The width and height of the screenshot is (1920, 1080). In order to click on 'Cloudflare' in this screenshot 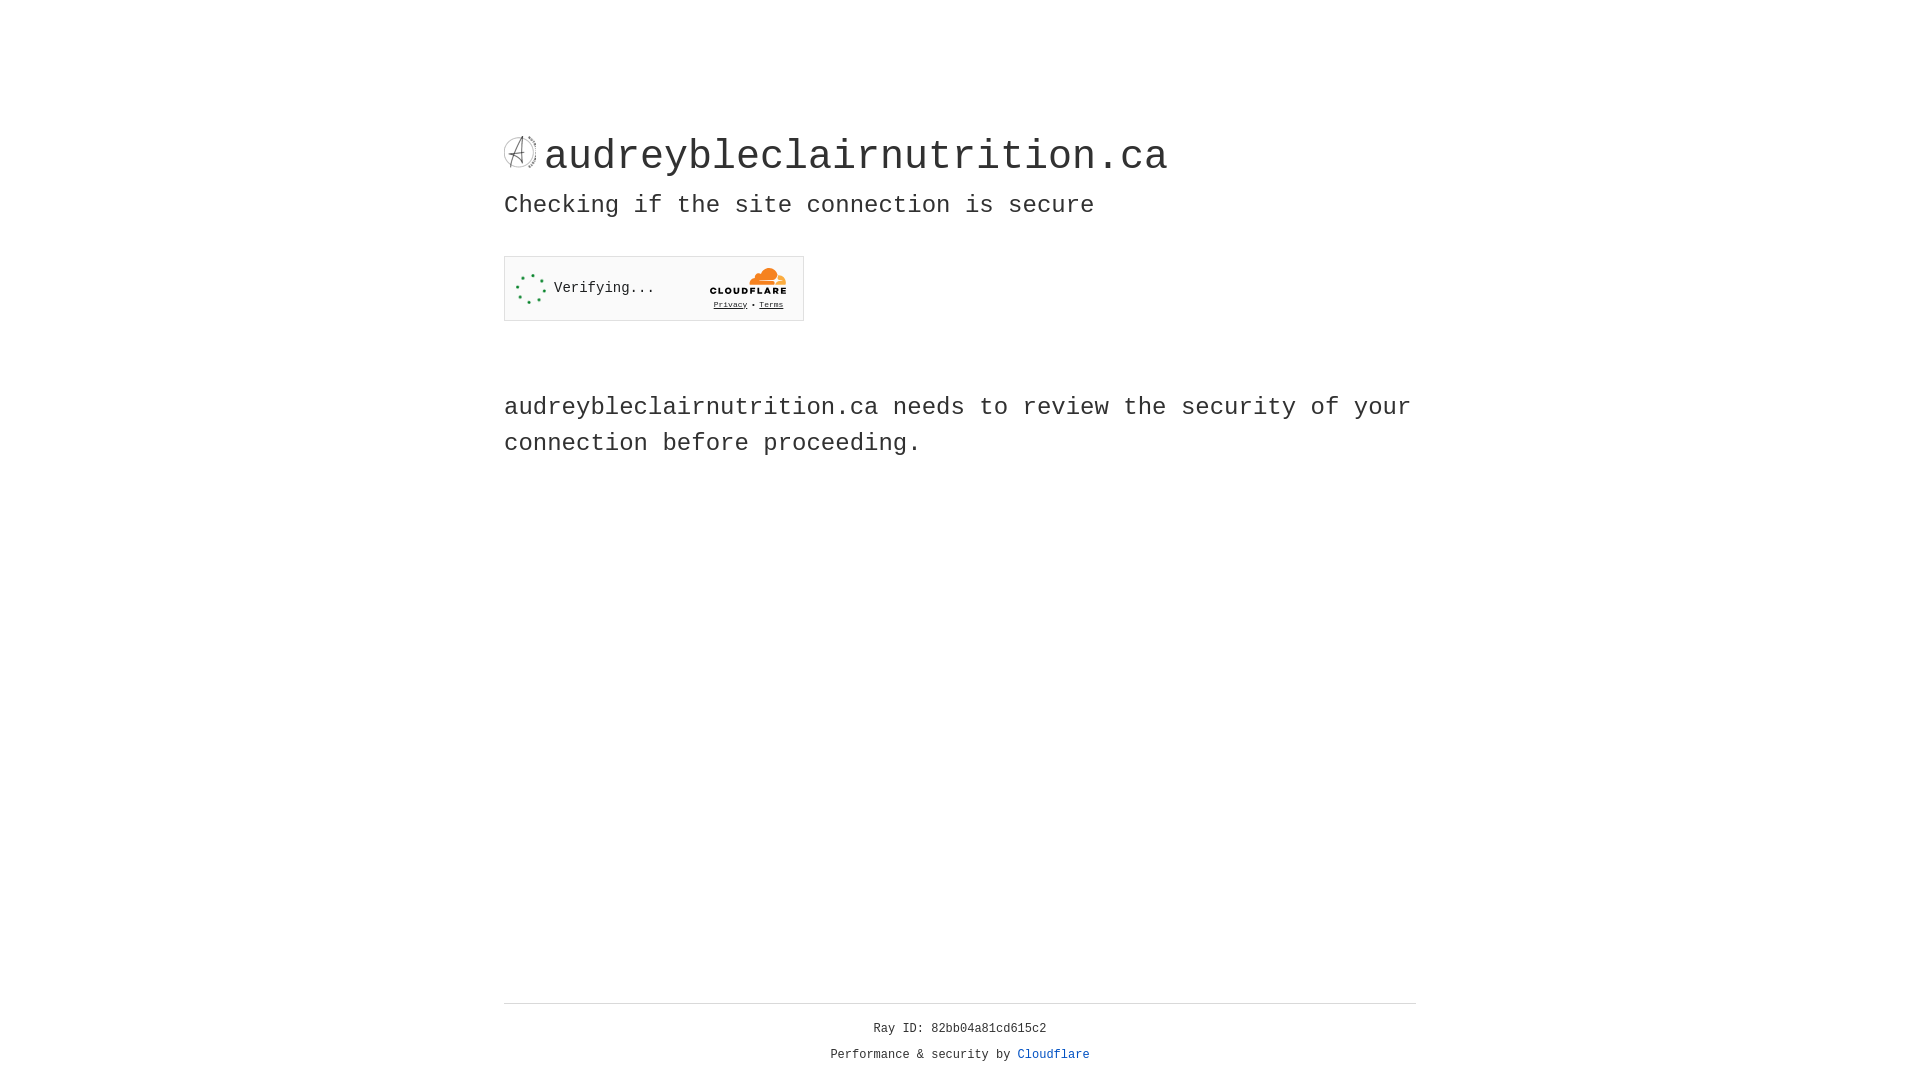, I will do `click(1053, 1054)`.